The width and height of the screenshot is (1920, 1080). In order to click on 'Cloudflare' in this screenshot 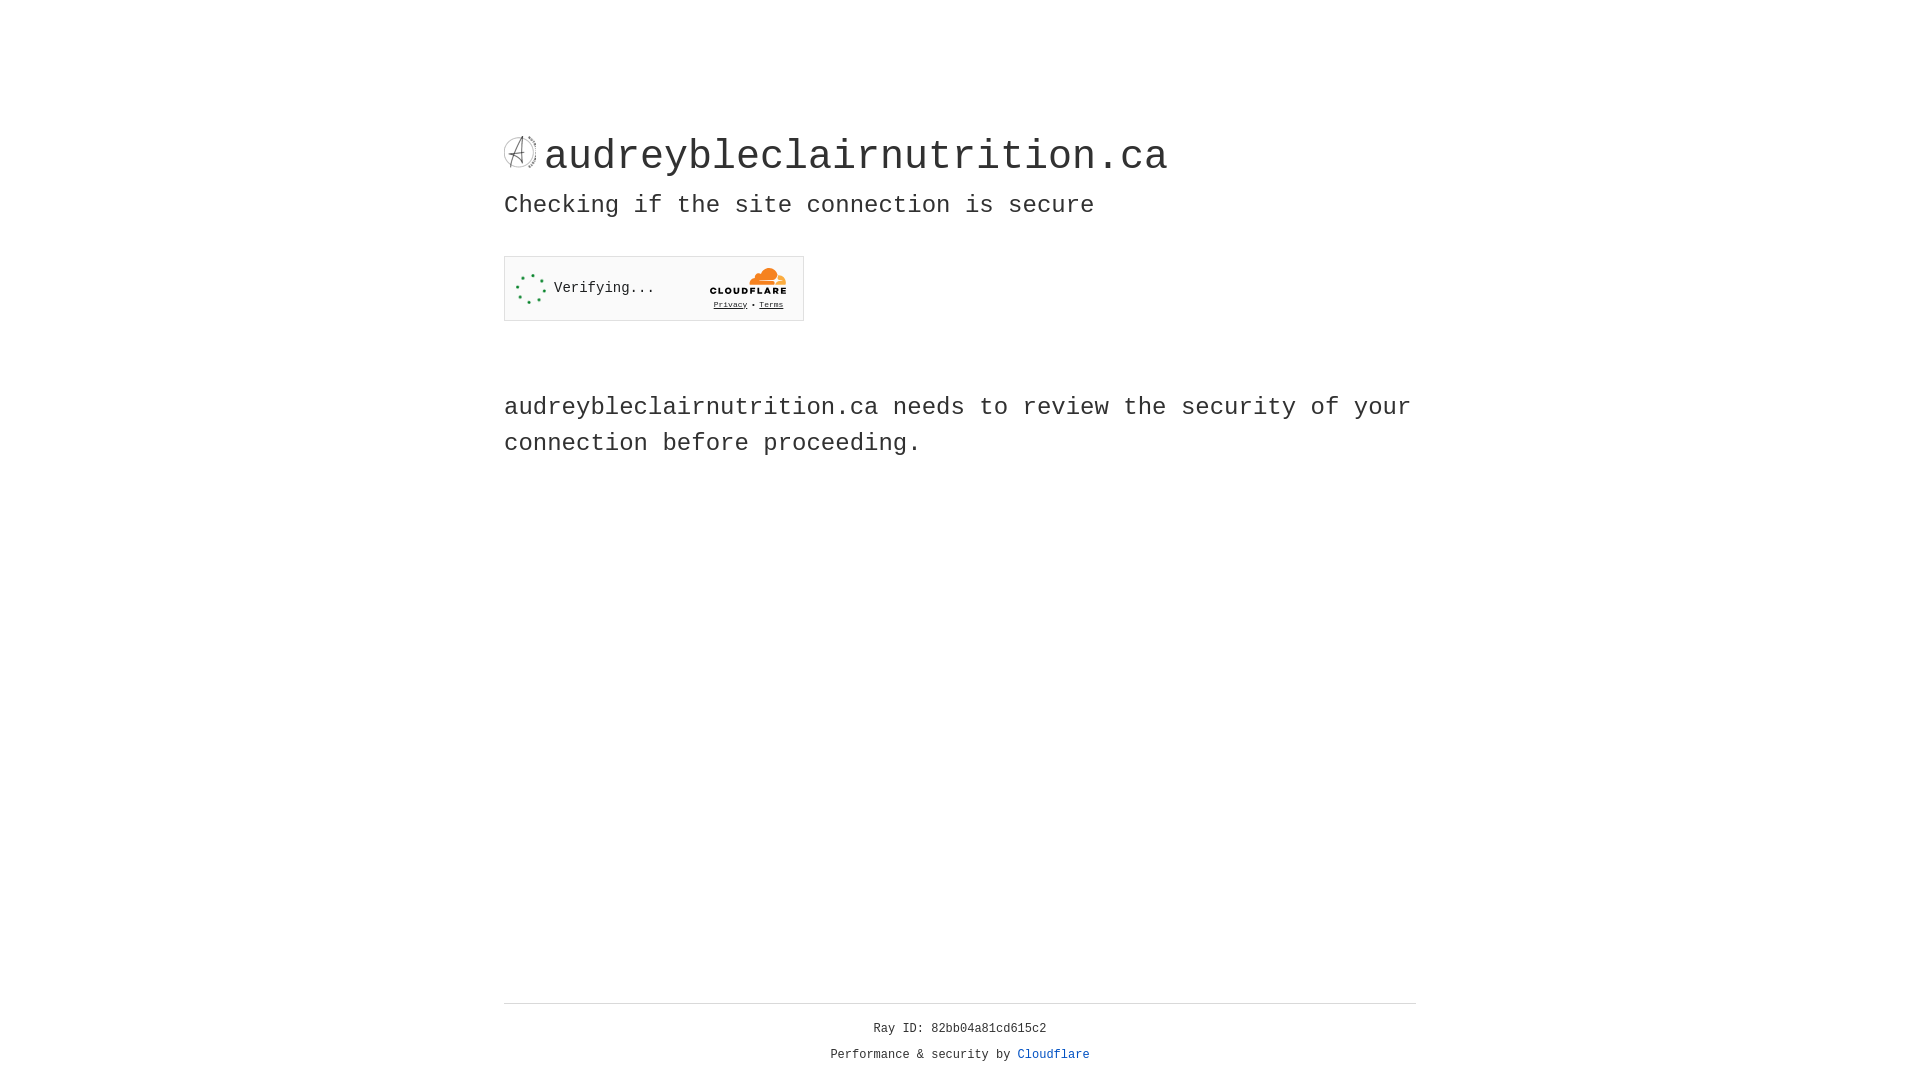, I will do `click(1053, 1054)`.